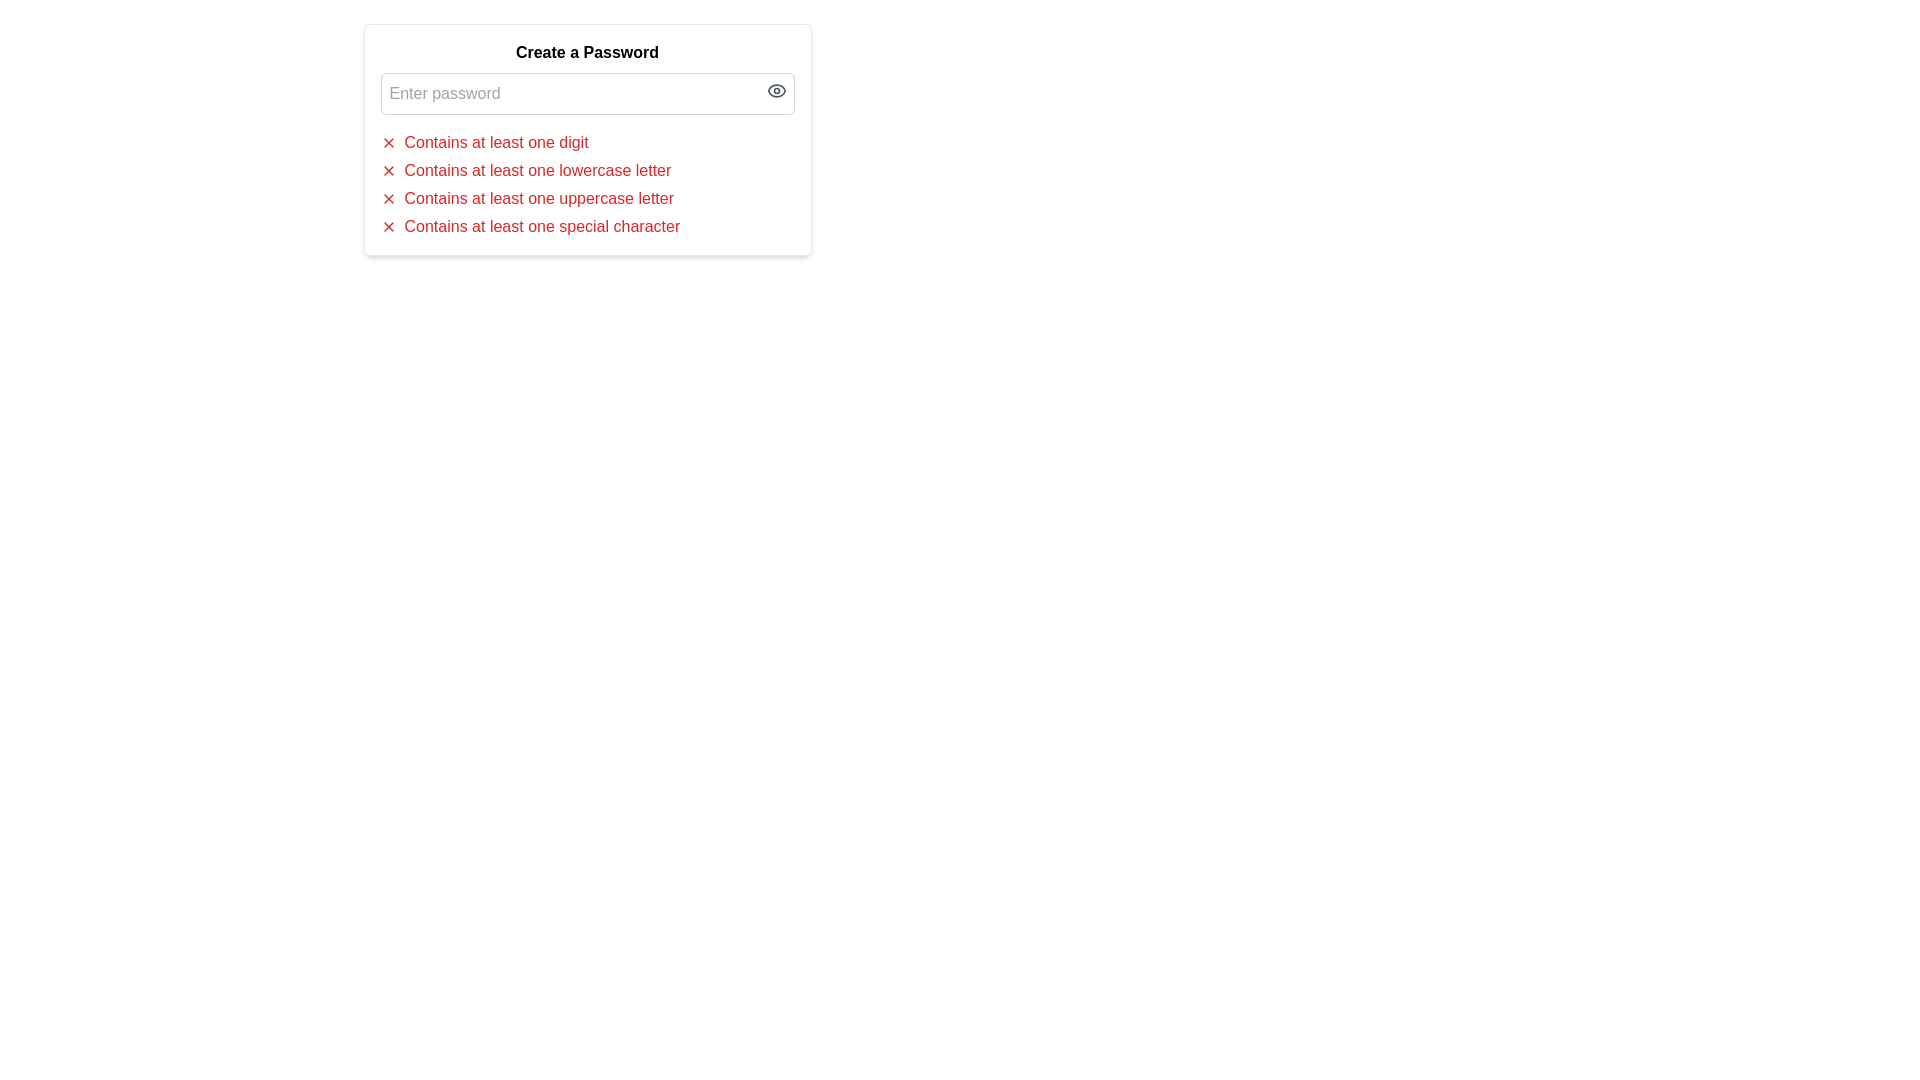  Describe the element at coordinates (537, 169) in the screenshot. I see `text that displays the requirement for a password to contain at least one lowercase letter, positioned below the password input field and above the next criterion in a vertically arranged list` at that location.